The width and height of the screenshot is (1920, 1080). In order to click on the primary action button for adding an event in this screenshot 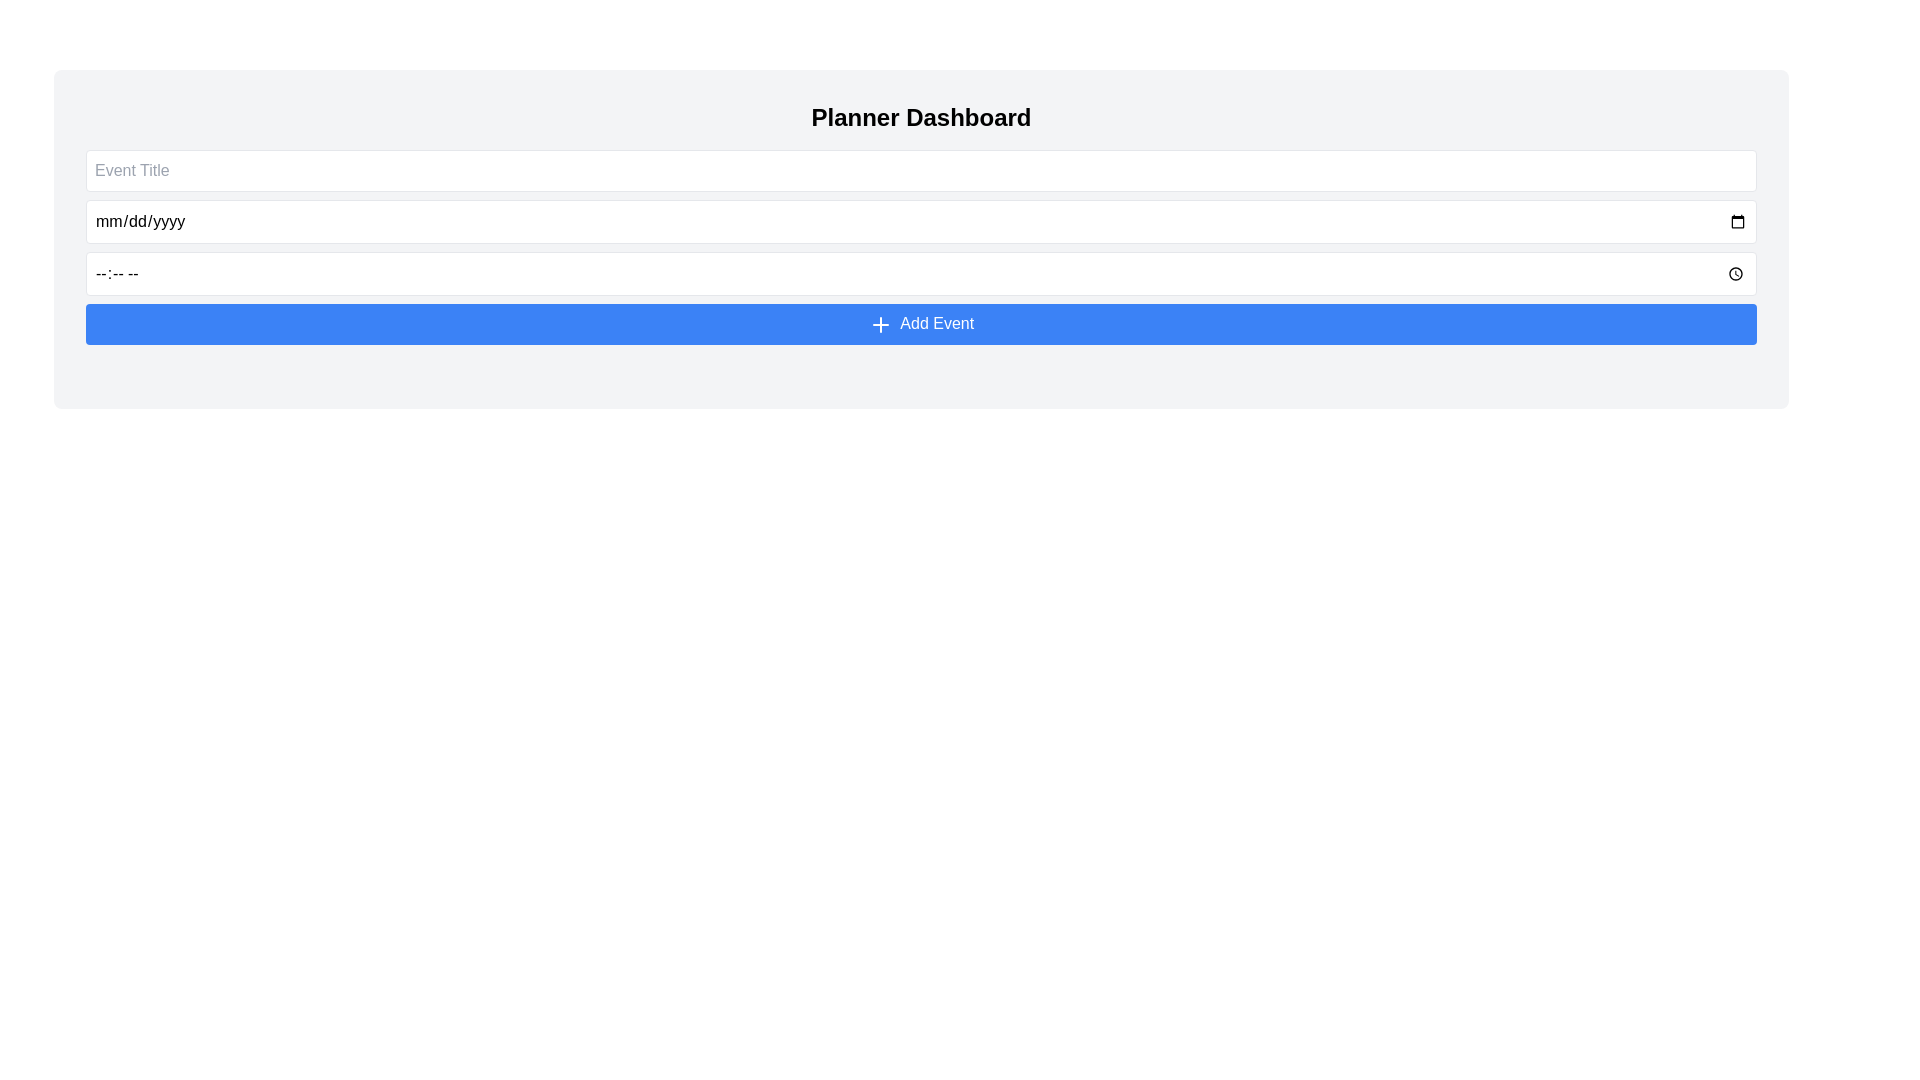, I will do `click(920, 323)`.